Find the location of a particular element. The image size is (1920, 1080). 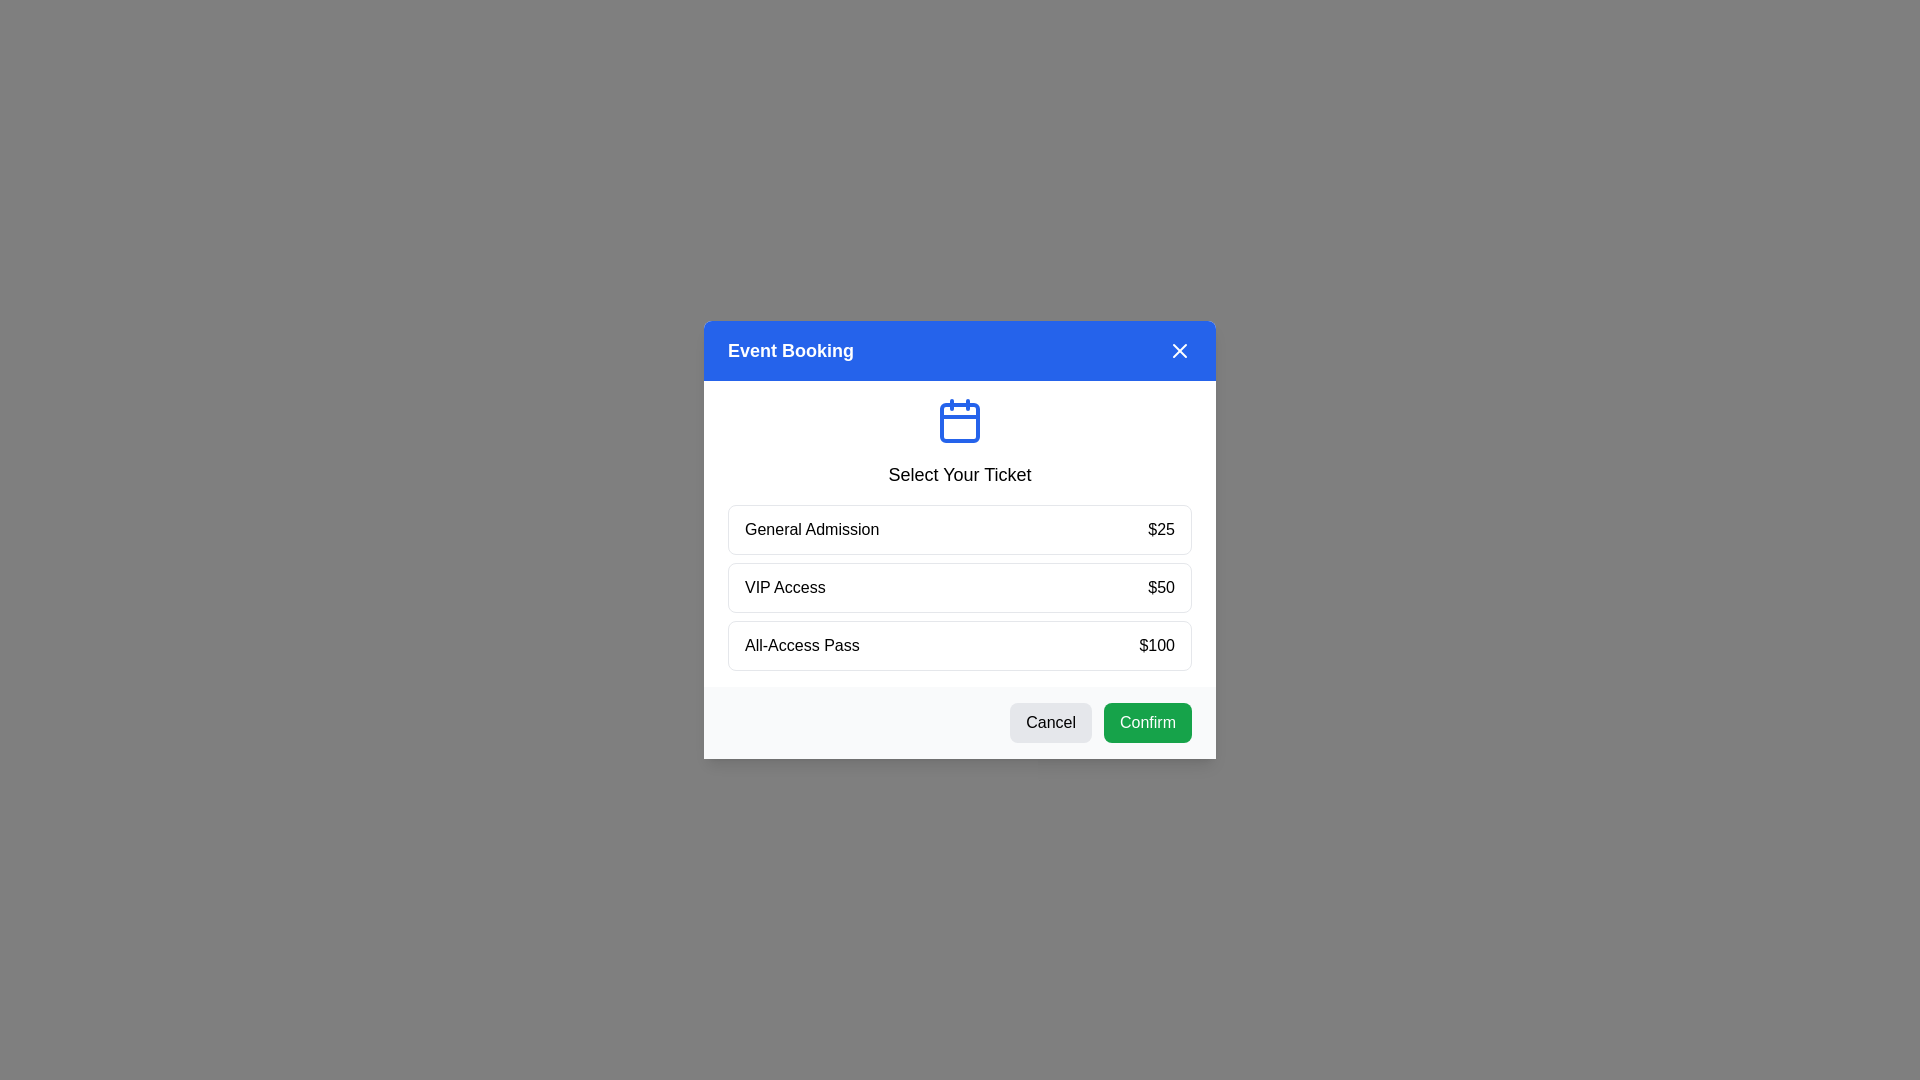

the second selectable list item labeled 'VIP Access ticket' to choose it for the event, located below 'General Admission' and above 'All-Access Pass' is located at coordinates (960, 586).